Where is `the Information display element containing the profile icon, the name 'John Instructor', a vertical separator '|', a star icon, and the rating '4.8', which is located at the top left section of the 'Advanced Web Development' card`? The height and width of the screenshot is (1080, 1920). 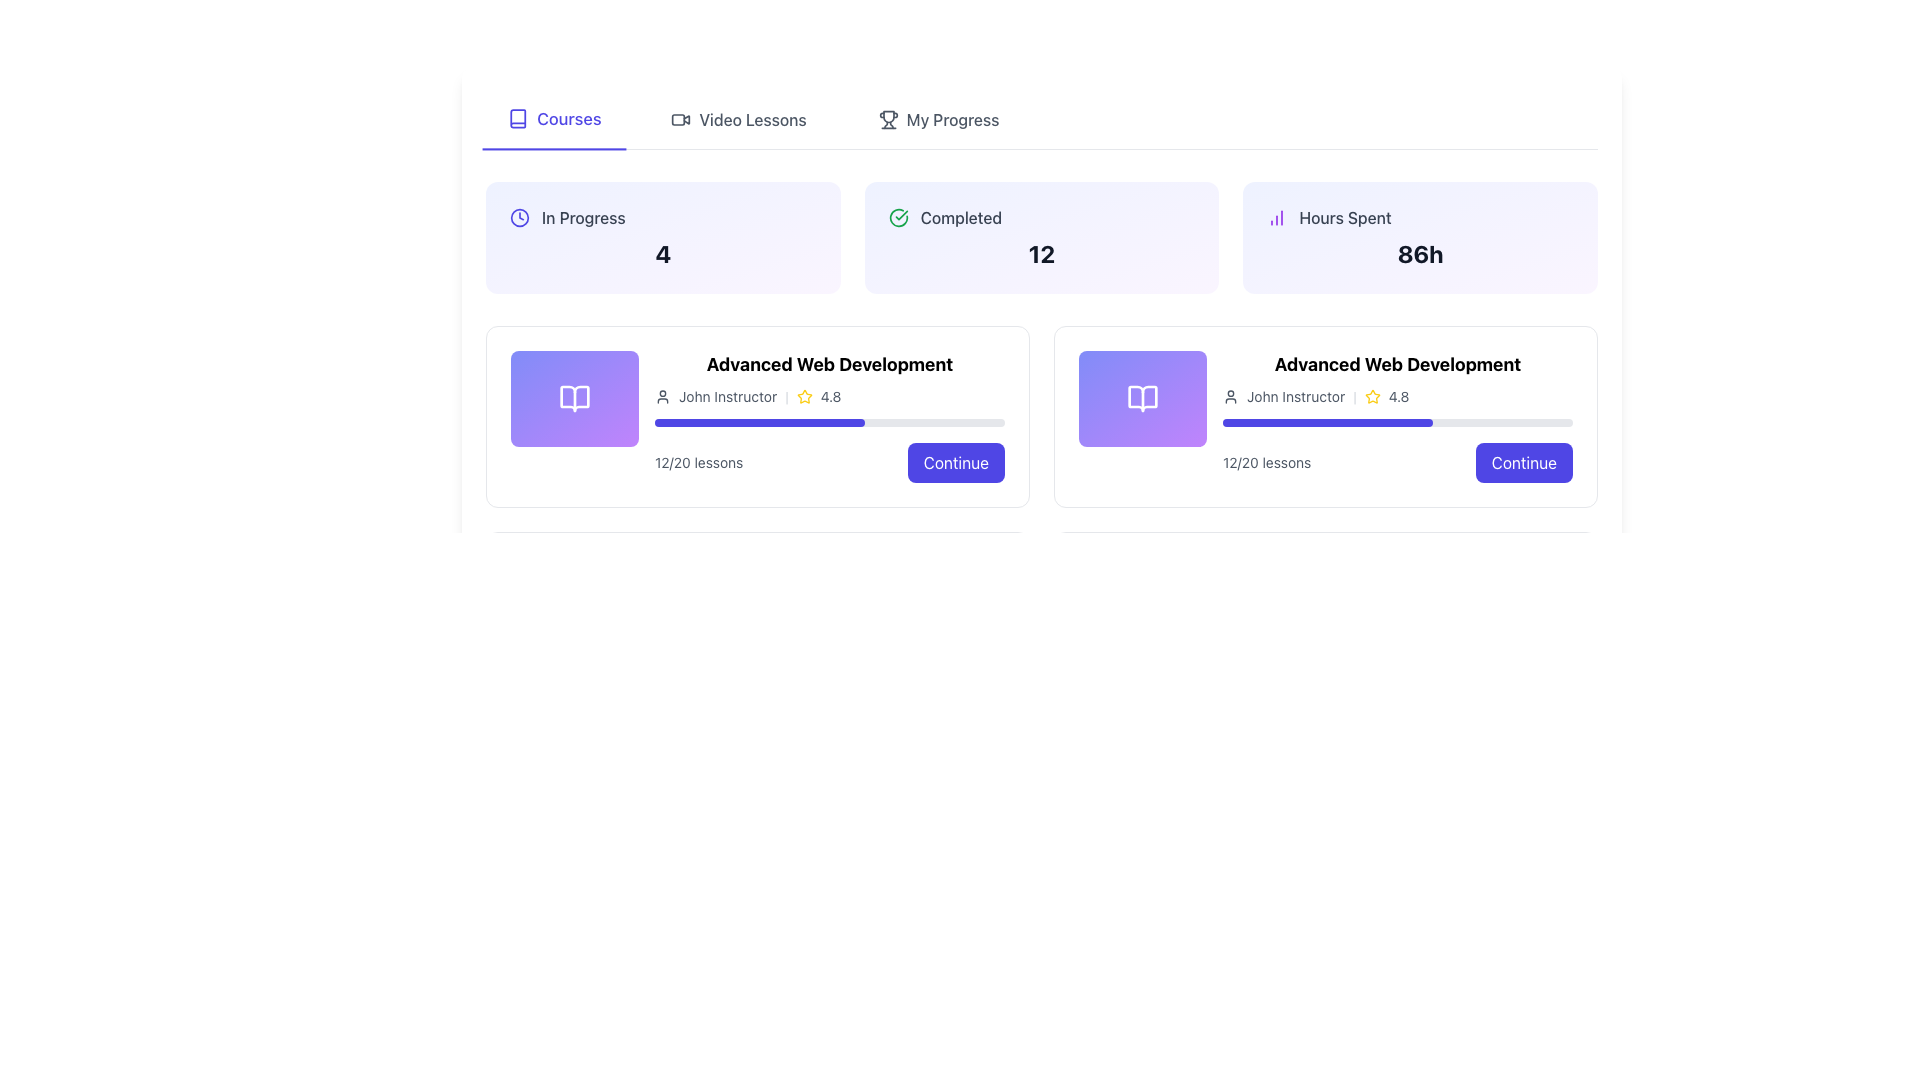
the Information display element containing the profile icon, the name 'John Instructor', a vertical separator '|', a star icon, and the rating '4.8', which is located at the top left section of the 'Advanced Web Development' card is located at coordinates (830, 397).